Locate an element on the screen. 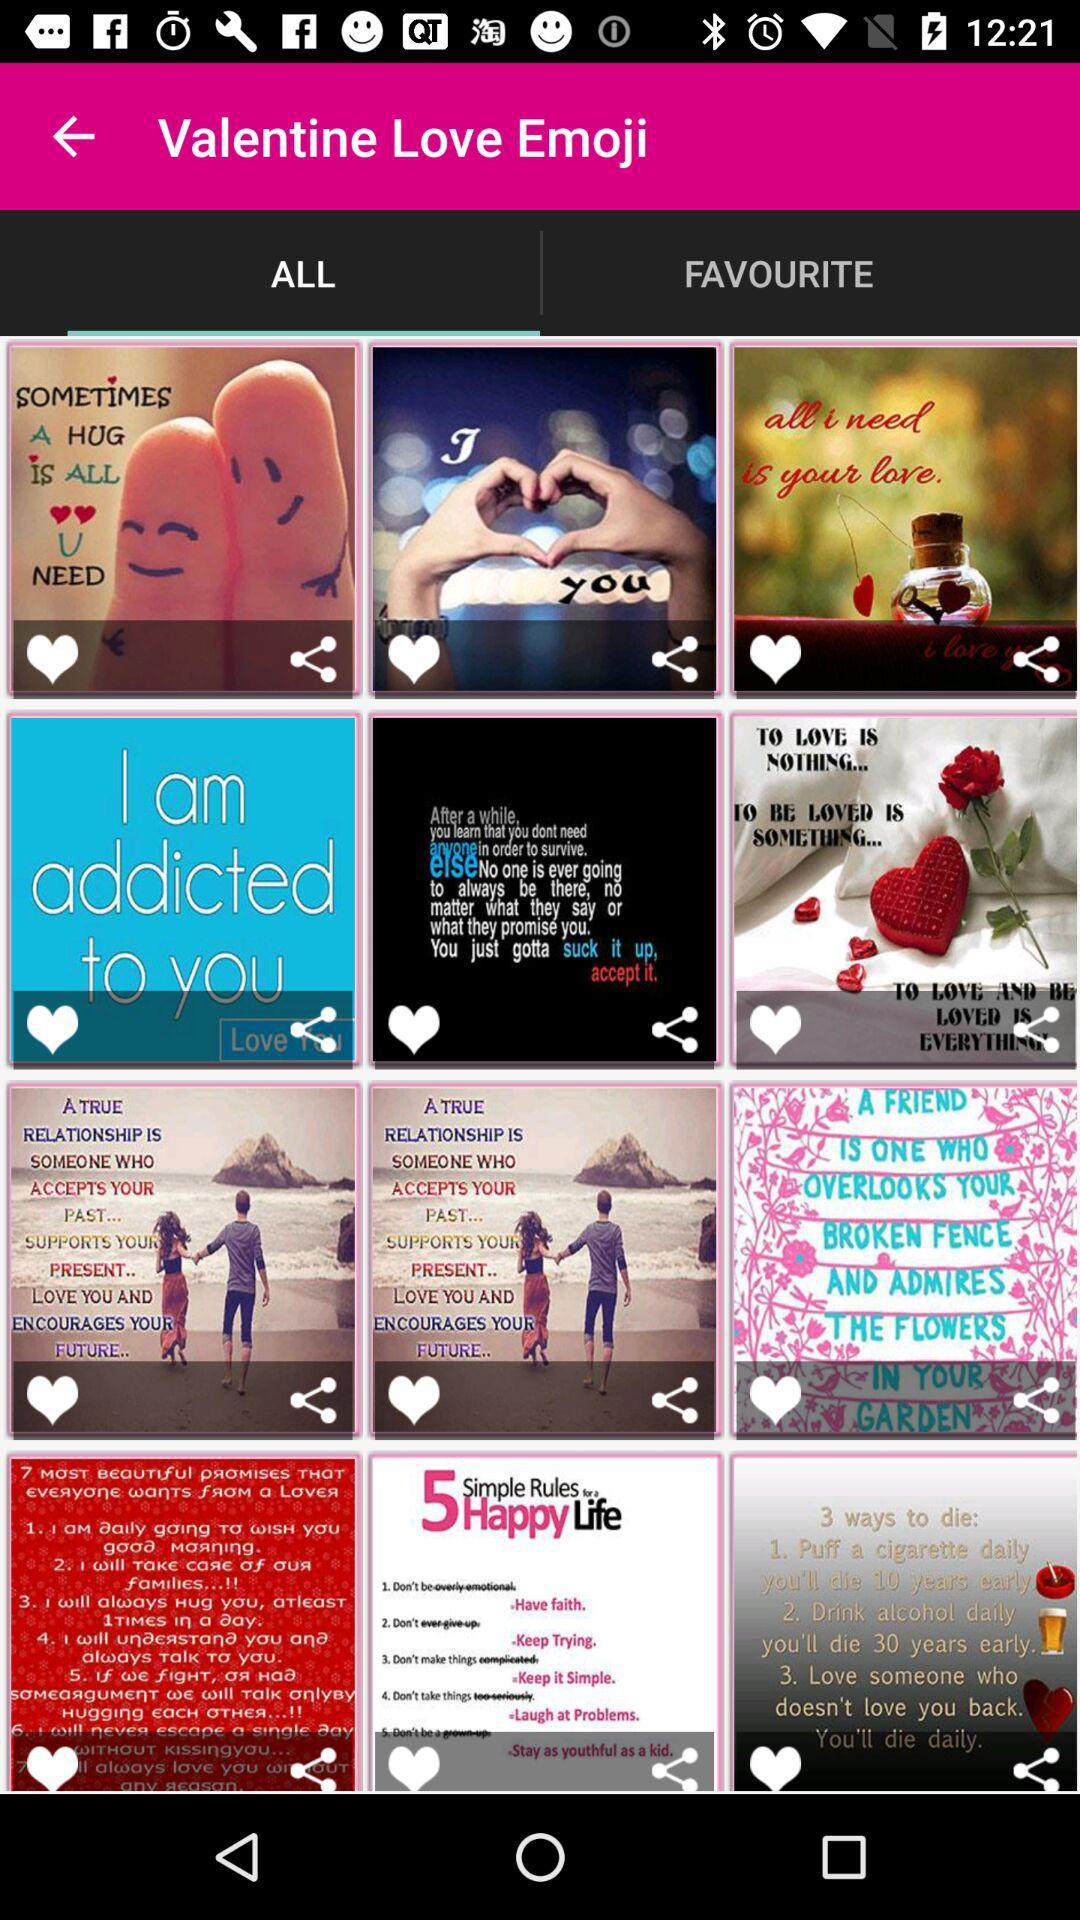 The width and height of the screenshot is (1080, 1920). share this is located at coordinates (313, 659).